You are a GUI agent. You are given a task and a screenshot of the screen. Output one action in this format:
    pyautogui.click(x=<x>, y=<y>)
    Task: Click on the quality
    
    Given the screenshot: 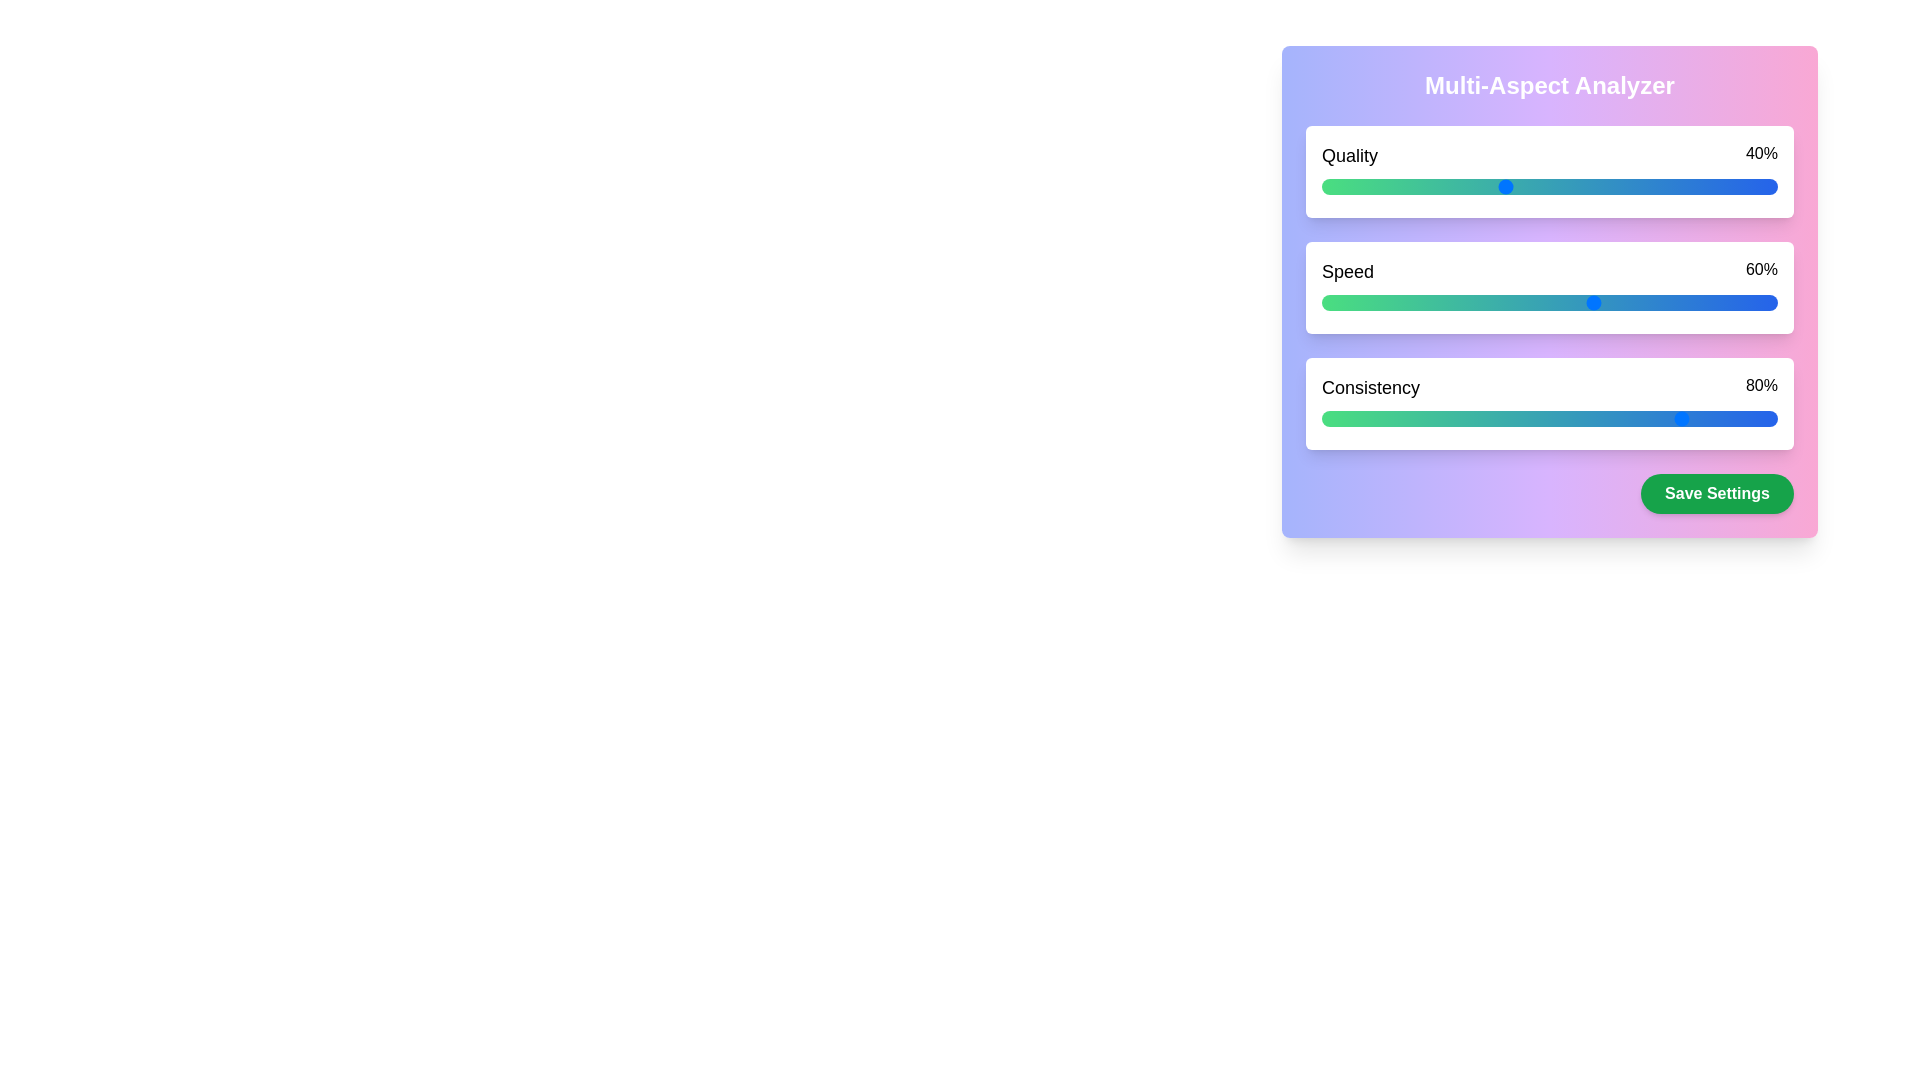 What is the action you would take?
    pyautogui.click(x=1749, y=186)
    